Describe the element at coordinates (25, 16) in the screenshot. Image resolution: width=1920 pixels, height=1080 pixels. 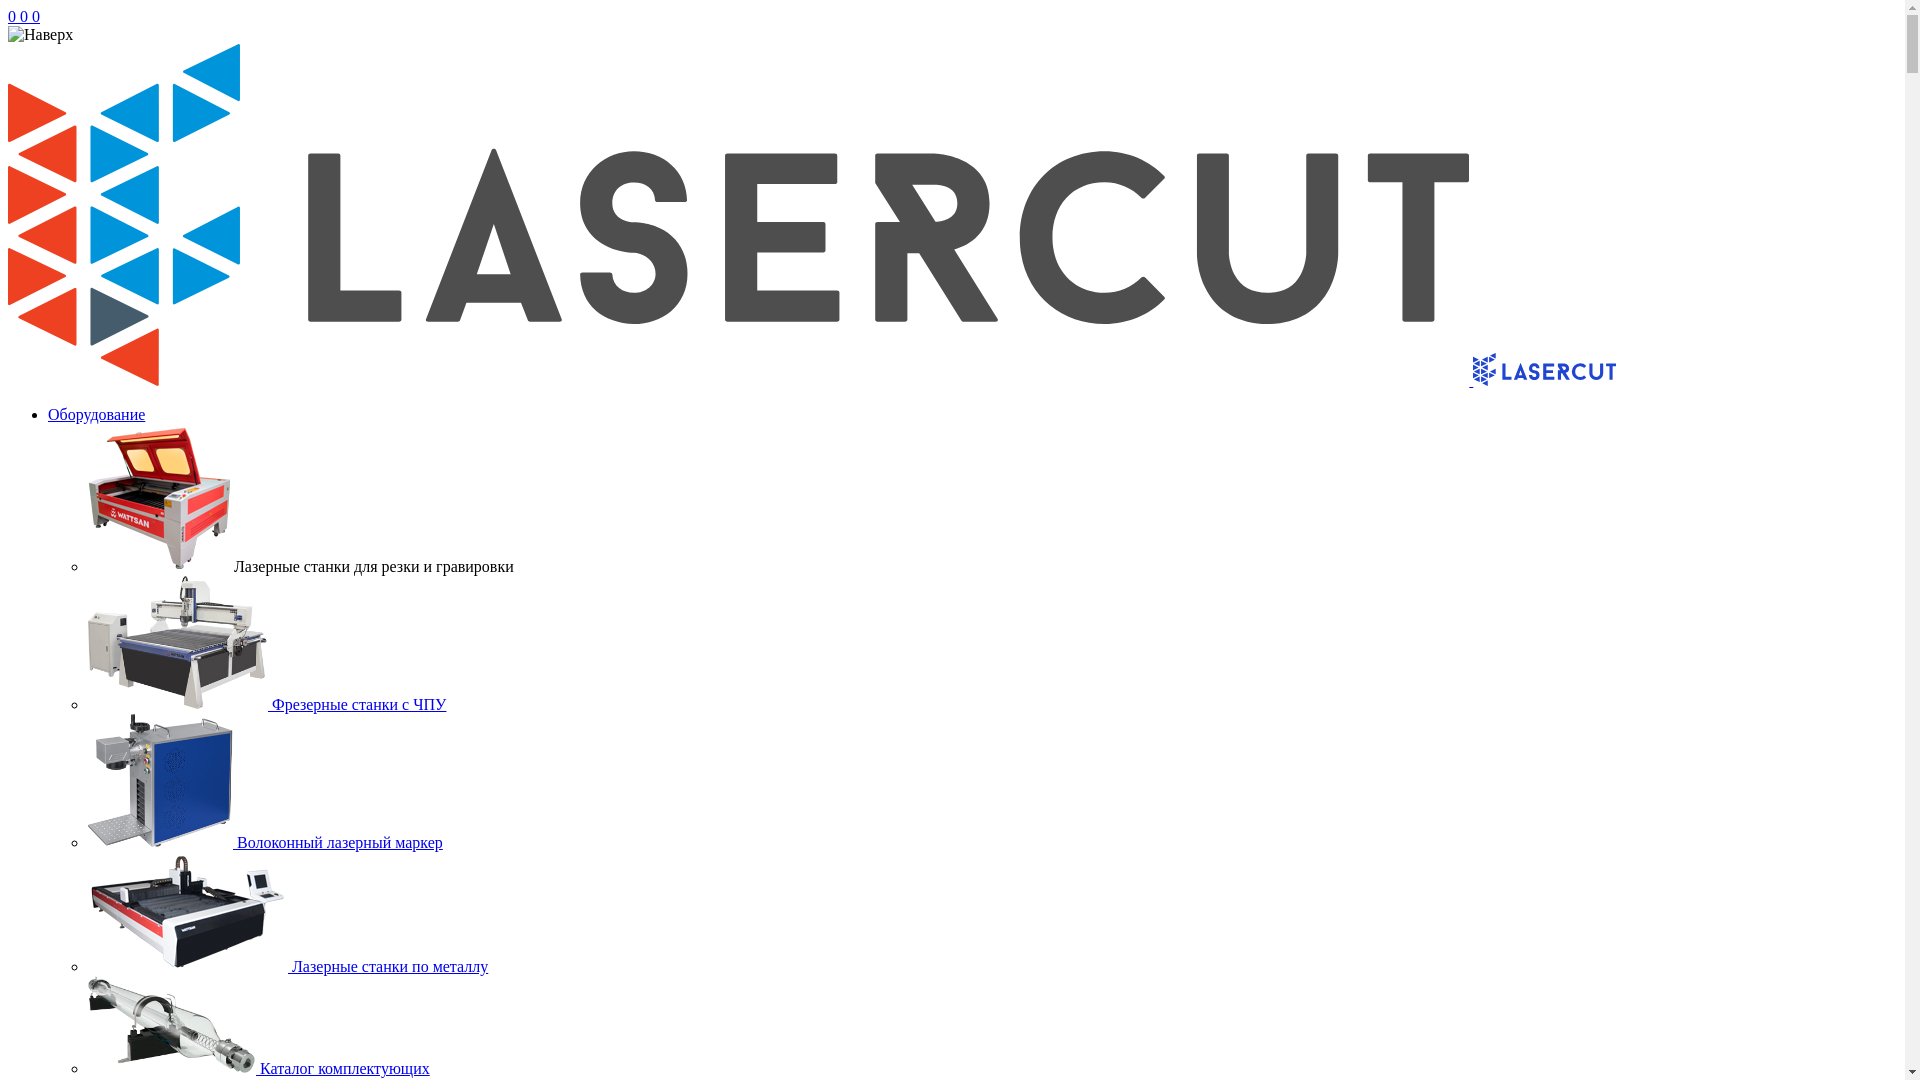
I see `'0'` at that location.